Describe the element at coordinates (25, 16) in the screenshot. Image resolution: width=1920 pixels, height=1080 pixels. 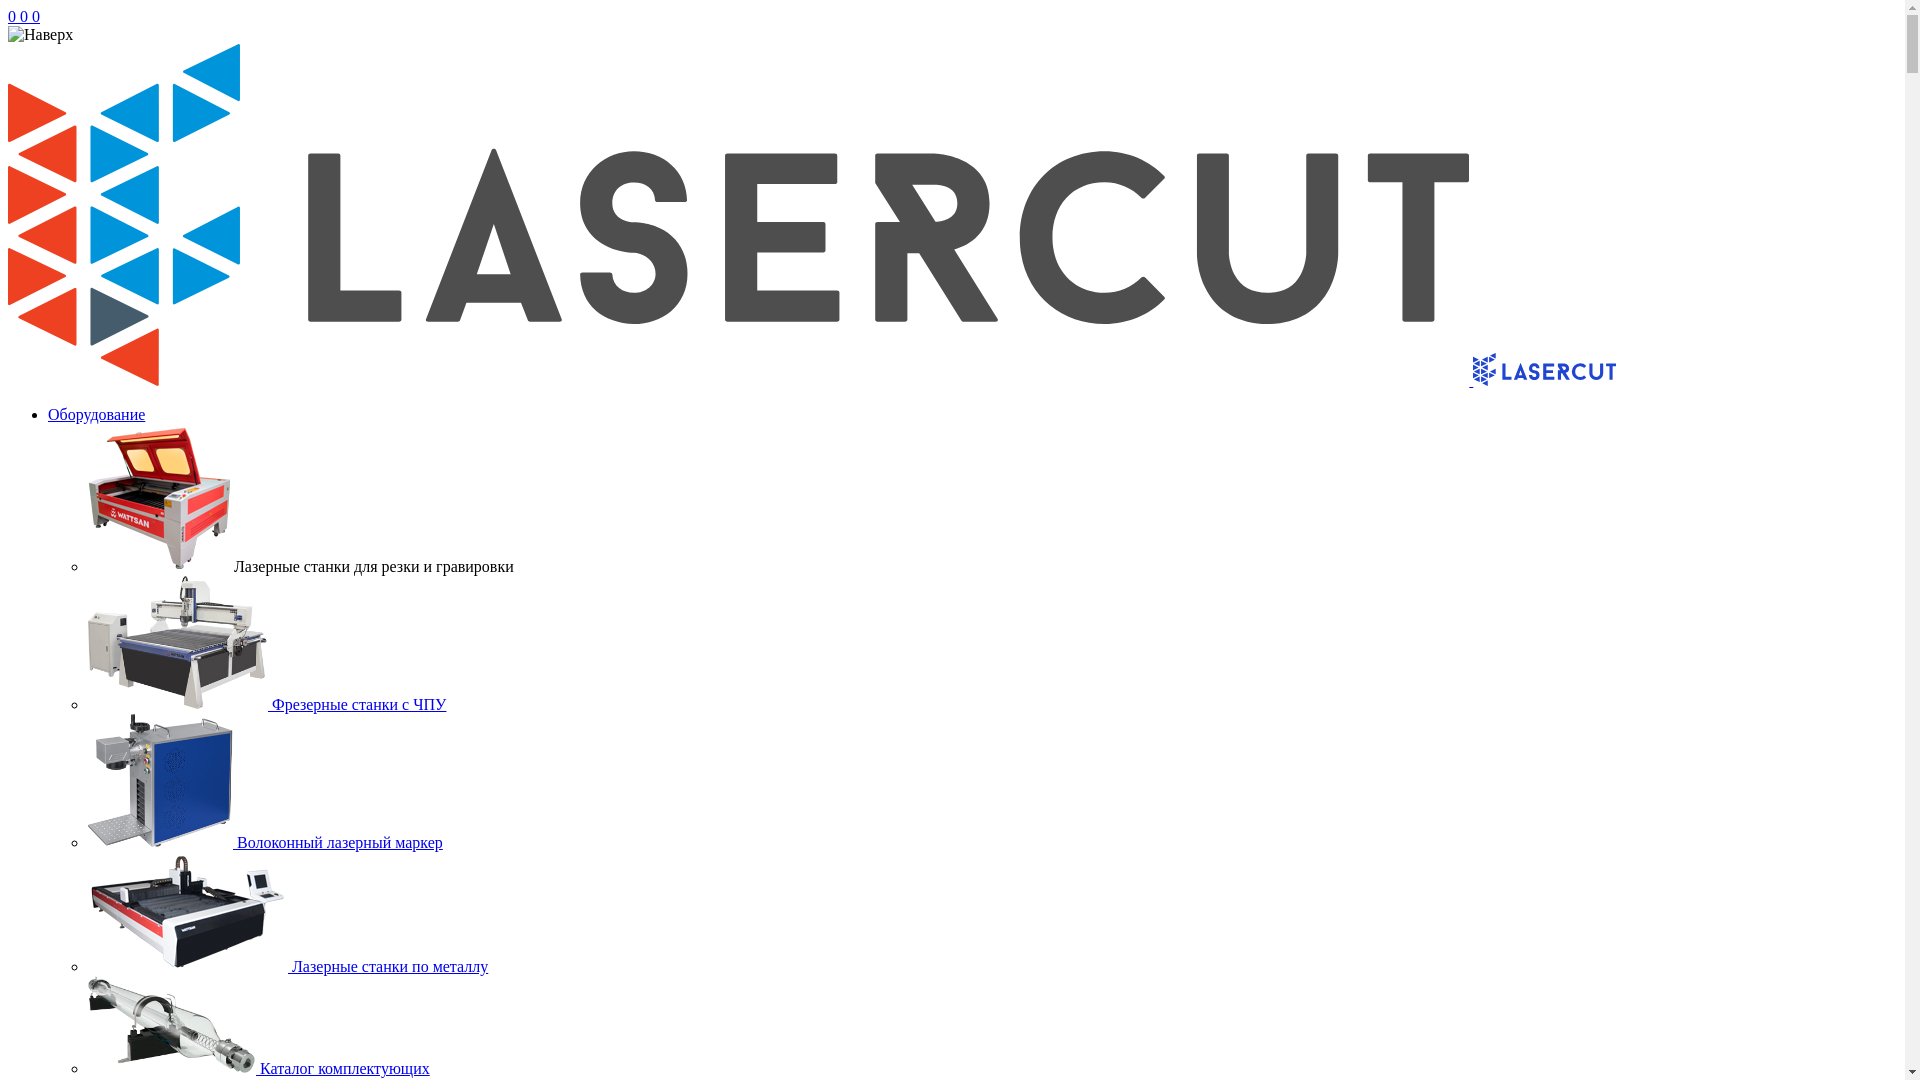
I see `'0'` at that location.